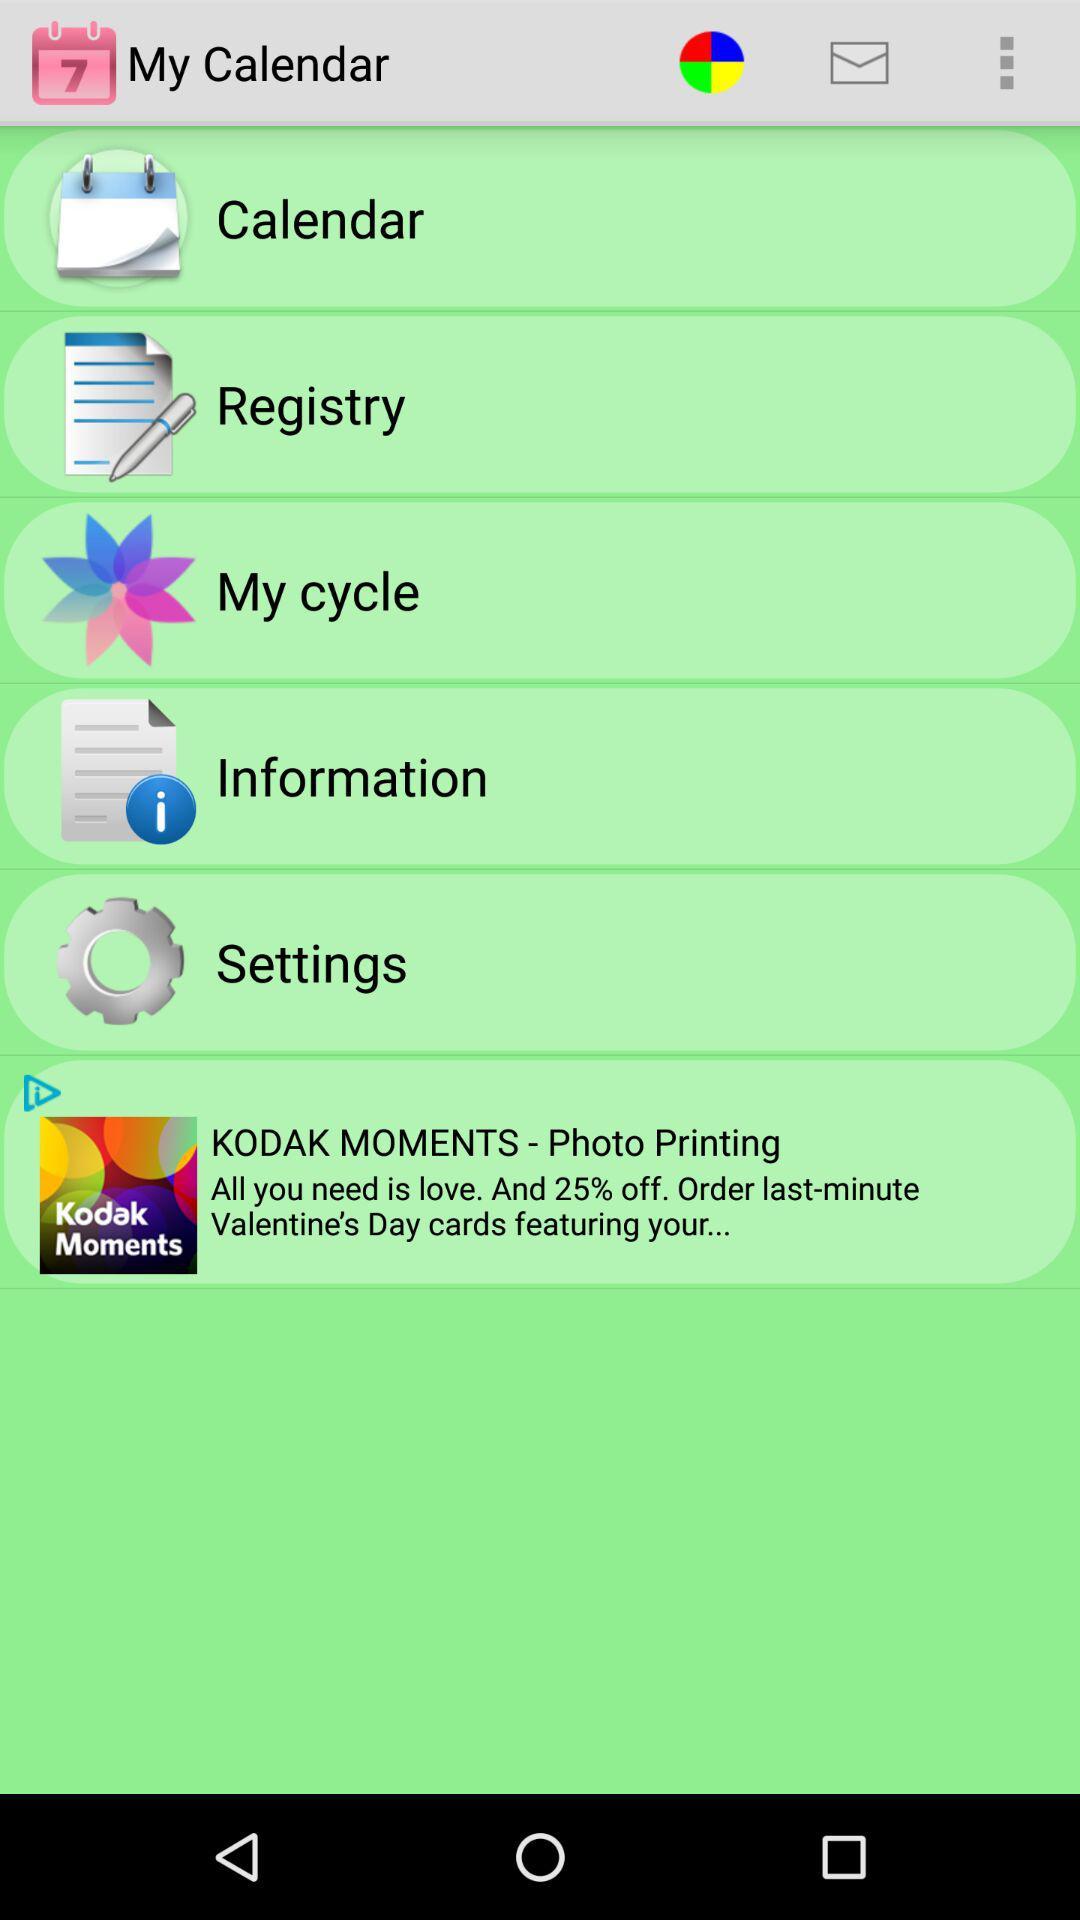 This screenshot has width=1080, height=1920. What do you see at coordinates (495, 1141) in the screenshot?
I see `the kodak moments photo icon` at bounding box center [495, 1141].